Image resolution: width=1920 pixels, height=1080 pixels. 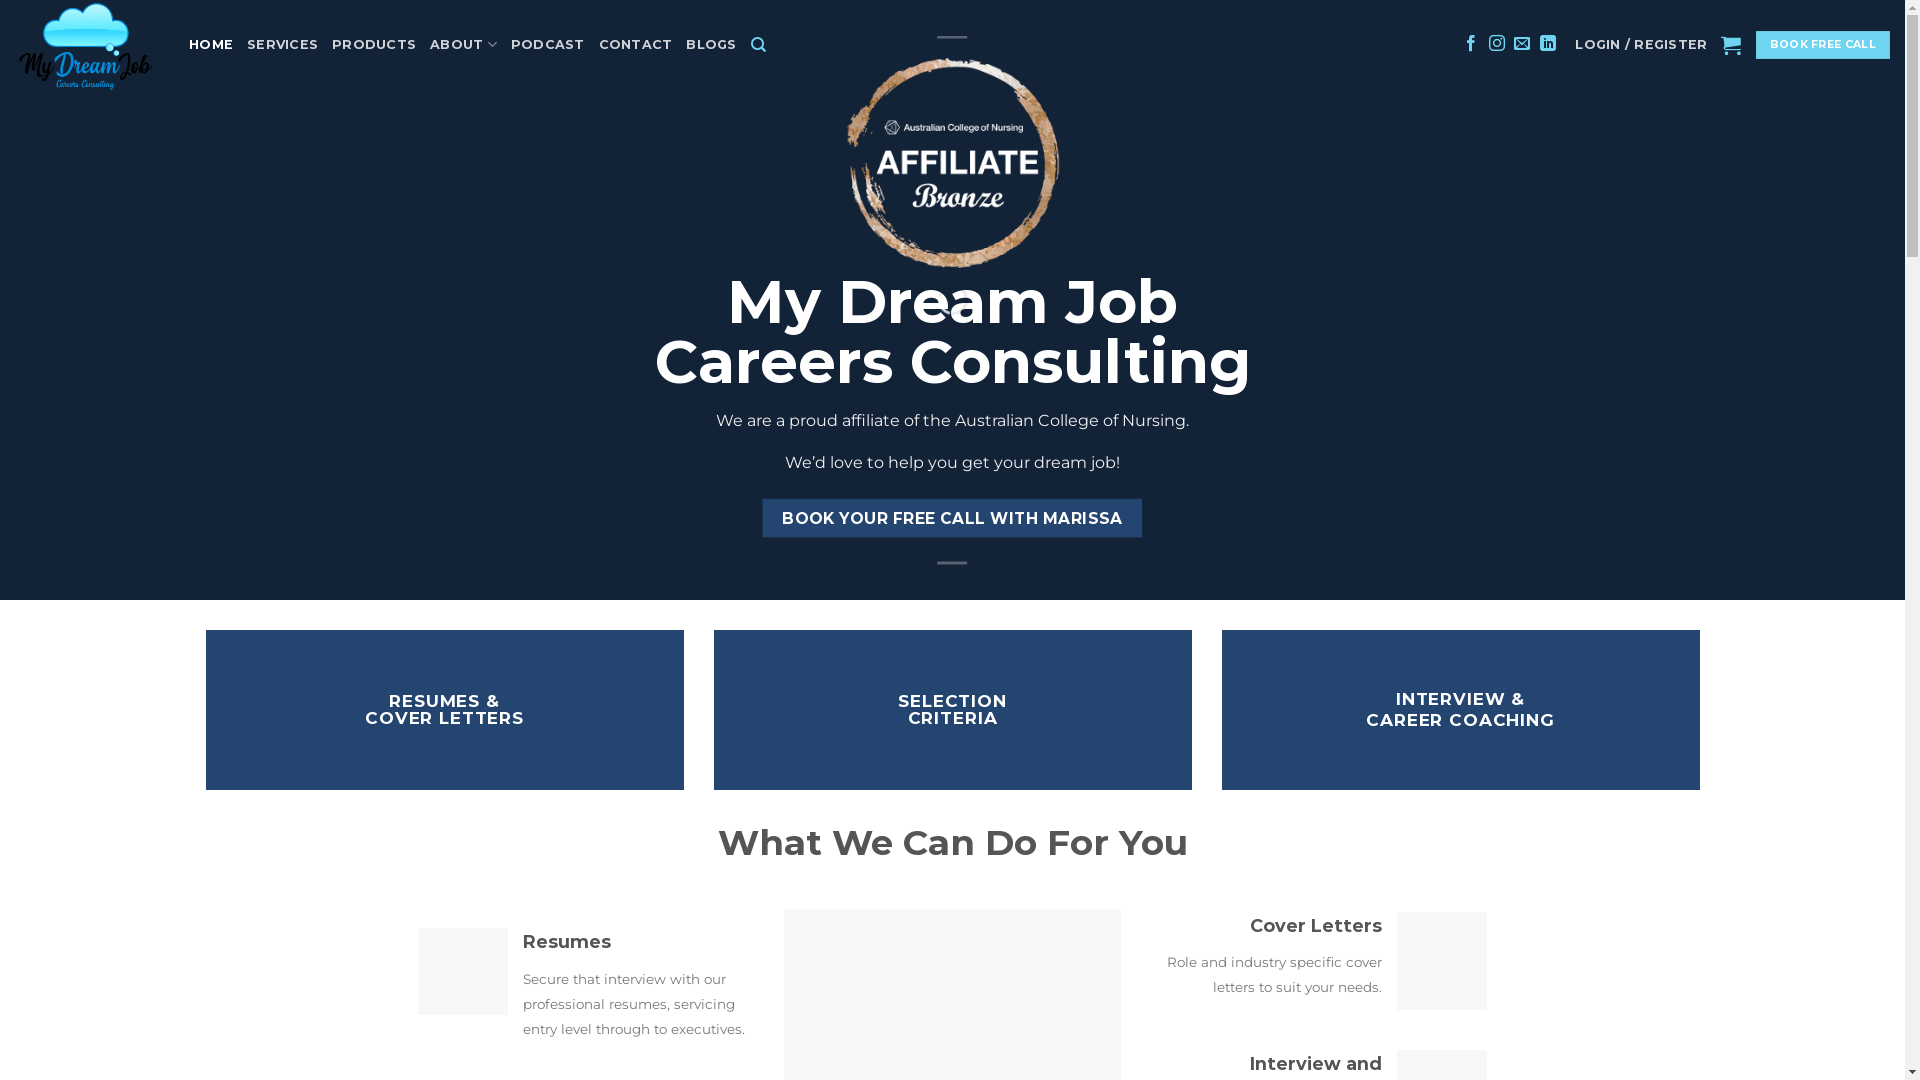 I want to click on 'CONTACT', so click(x=598, y=45).